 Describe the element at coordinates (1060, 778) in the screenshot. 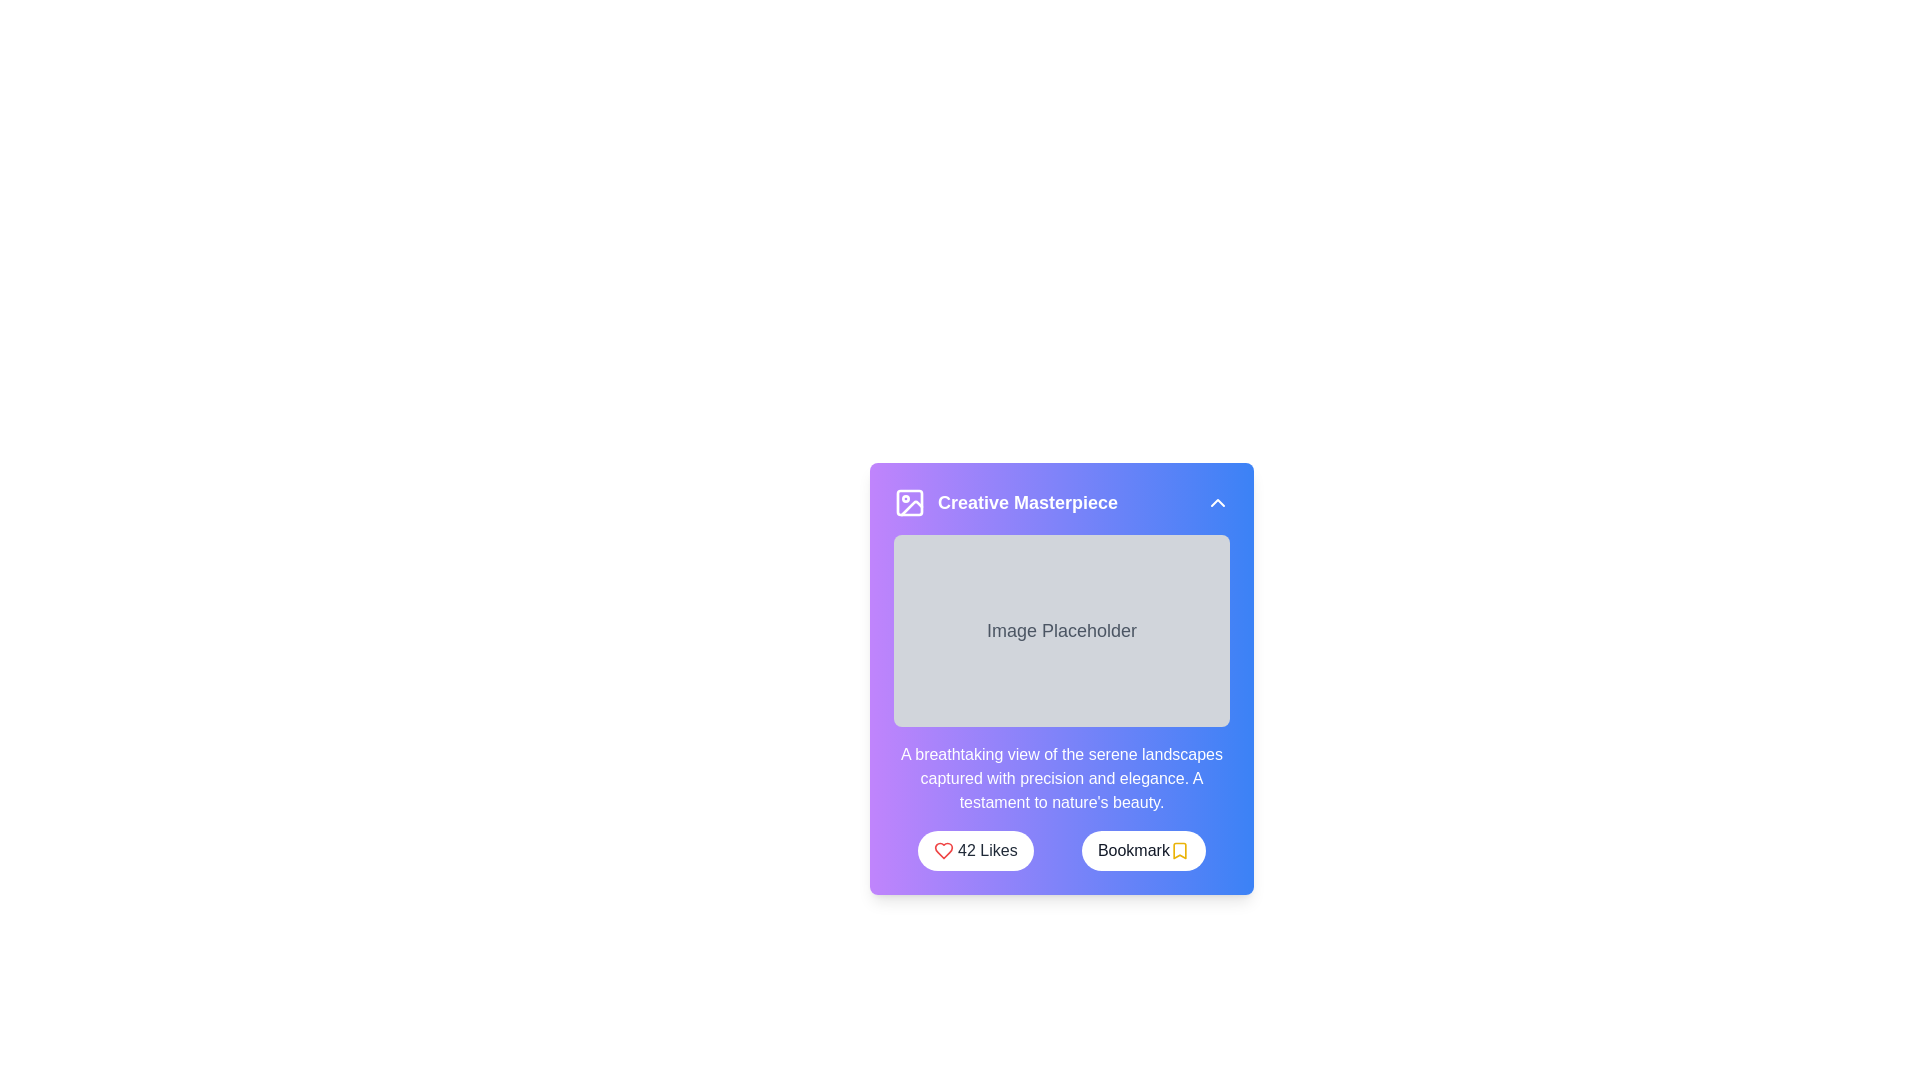

I see `the Text Block that provides a descriptive caption or summary about the content, located centrally within the card design beneath the Image Placeholder` at that location.